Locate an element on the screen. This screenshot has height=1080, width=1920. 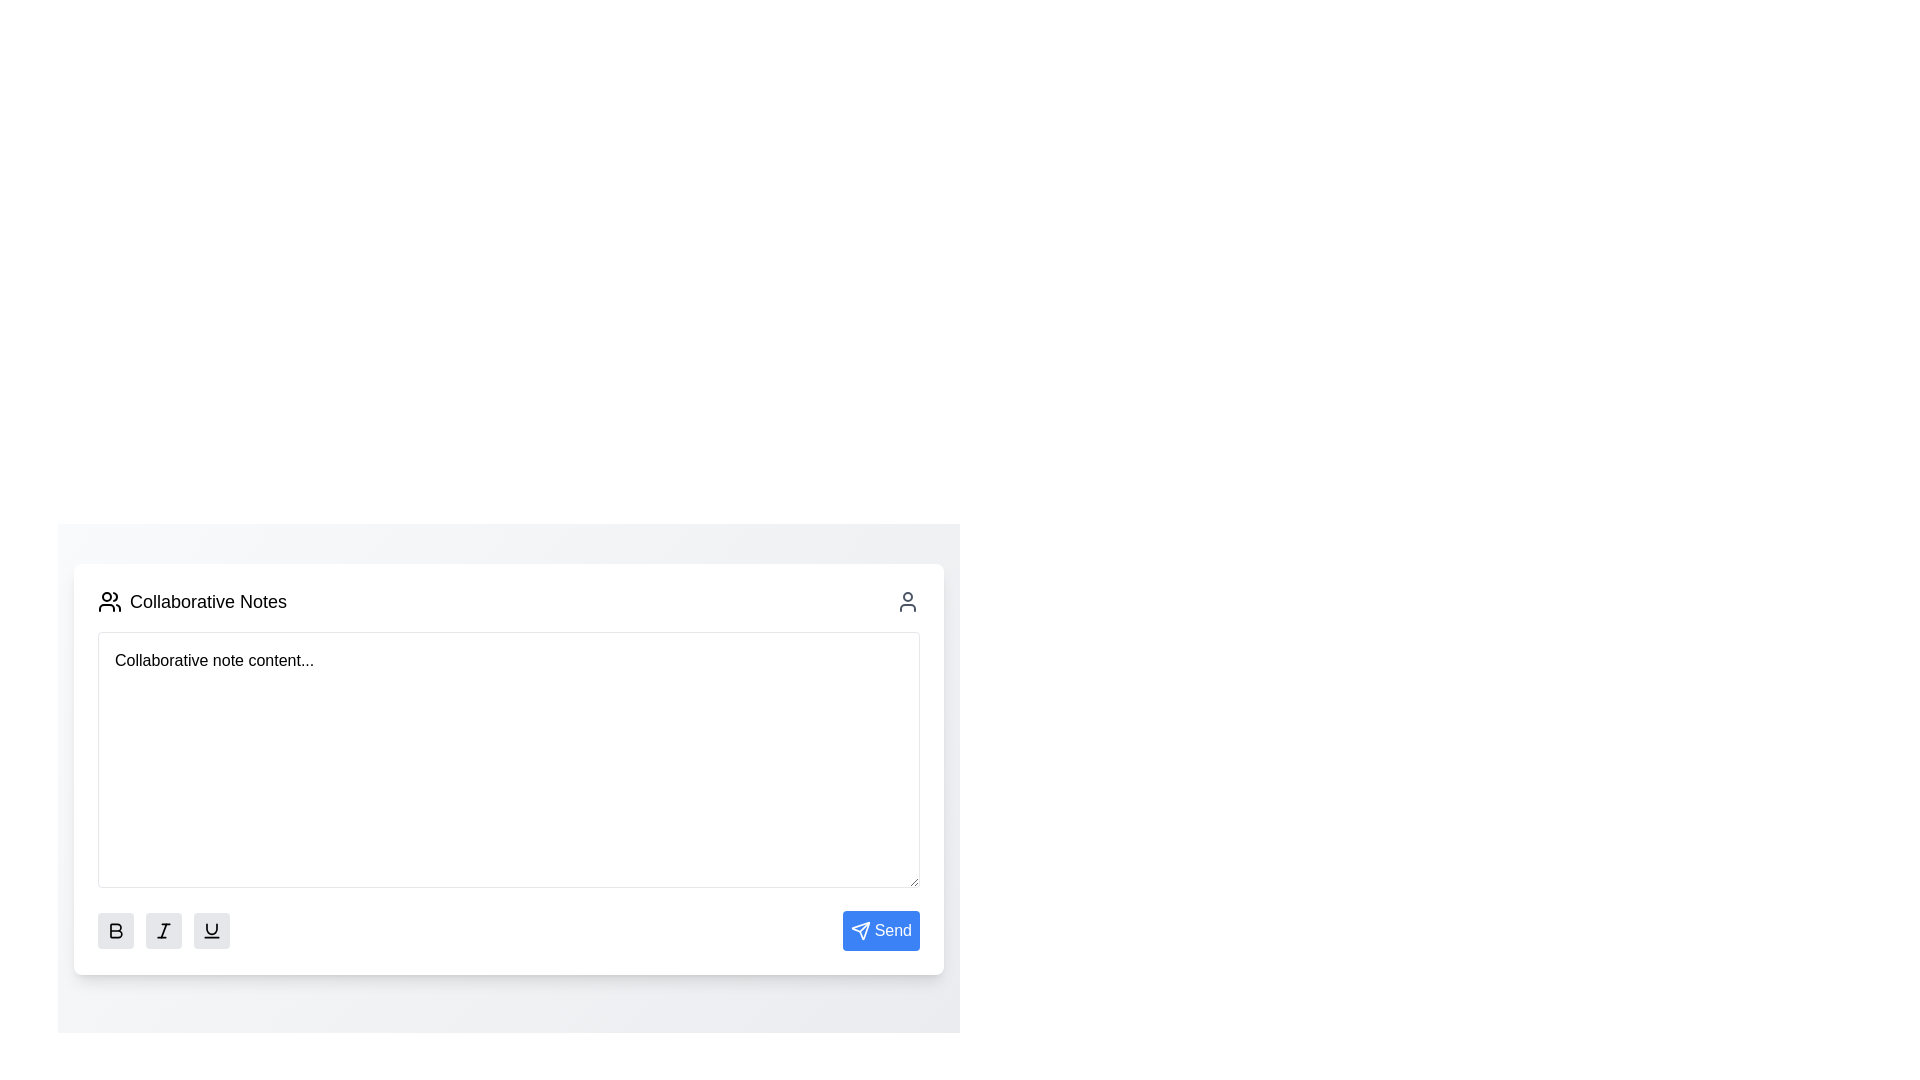
the user outline icon in the top-right corner of the header bar is located at coordinates (906, 600).